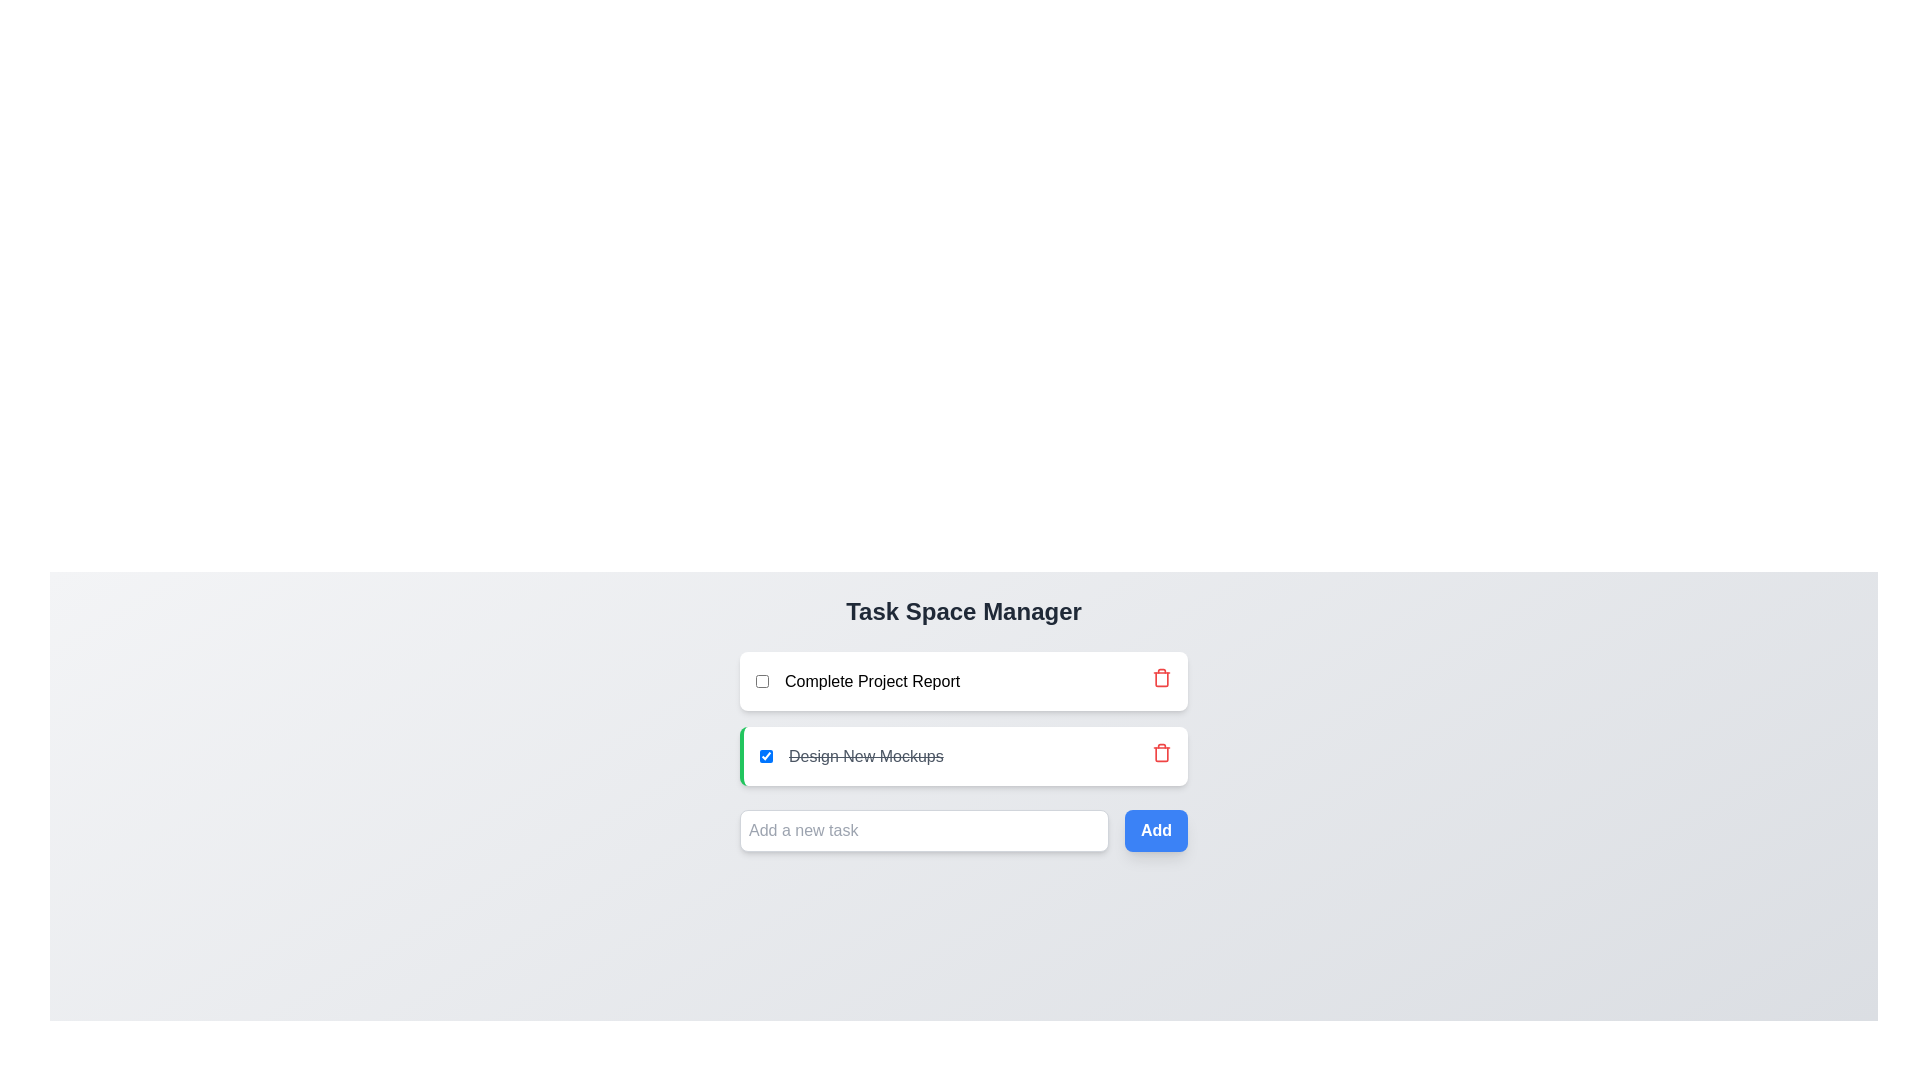 The image size is (1920, 1080). Describe the element at coordinates (1156, 830) in the screenshot. I see `the blue button labeled 'Add' located at the bottom-right corner of the task input field` at that location.